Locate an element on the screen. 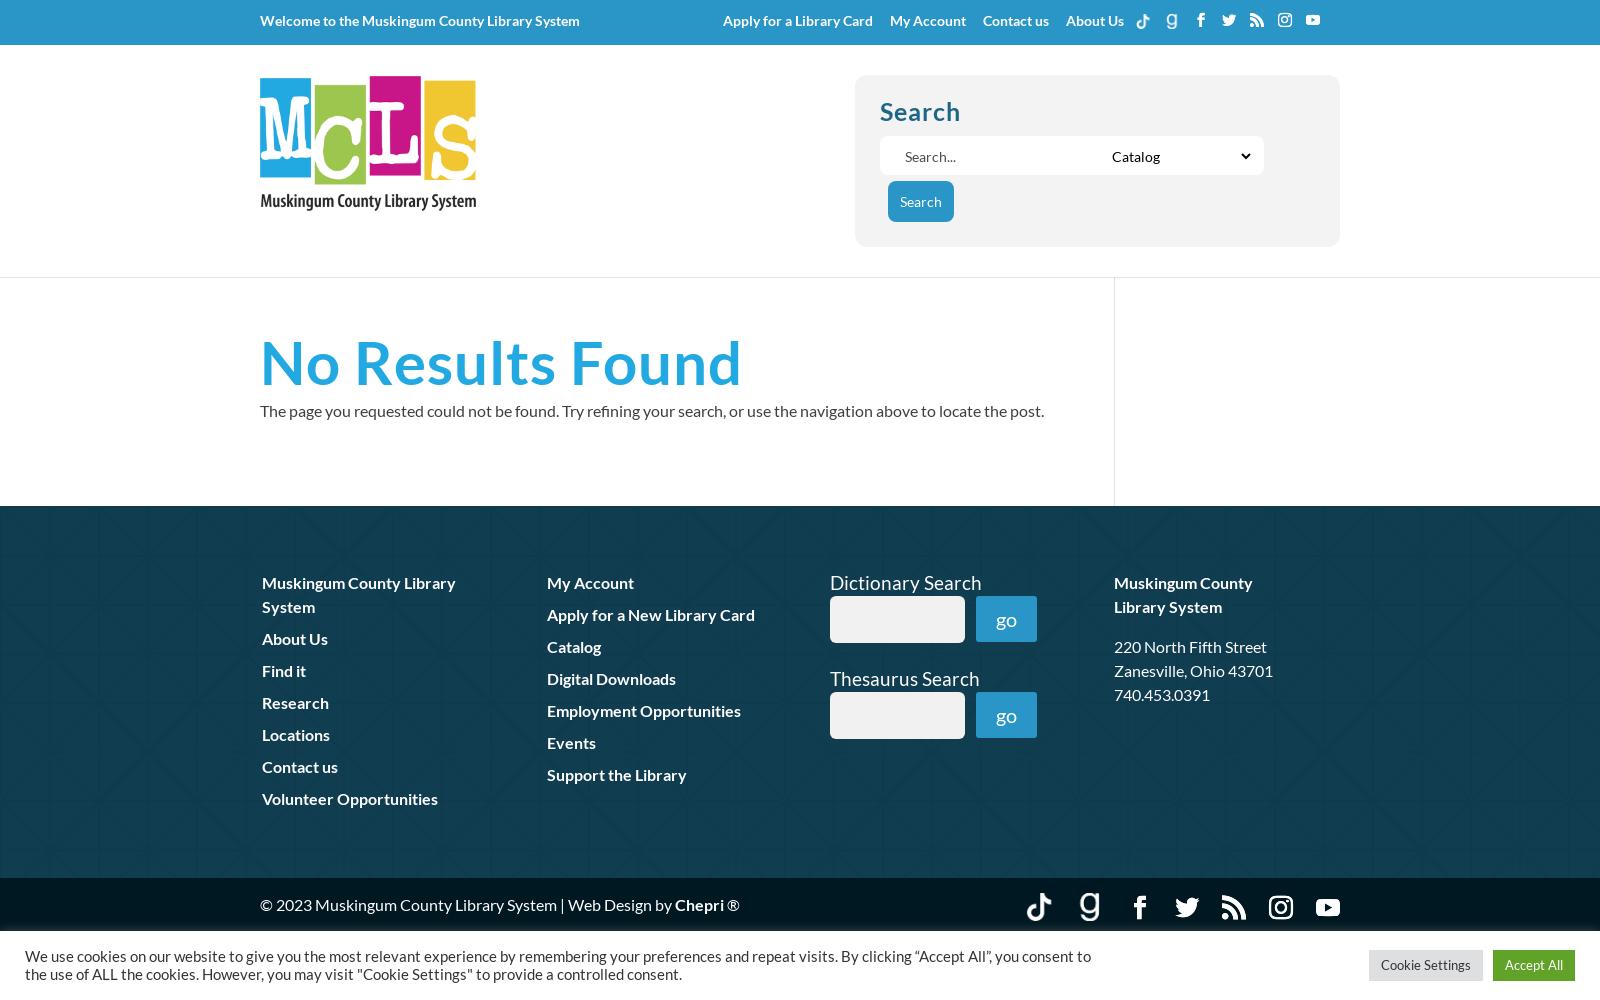  'Find it' is located at coordinates (284, 669).